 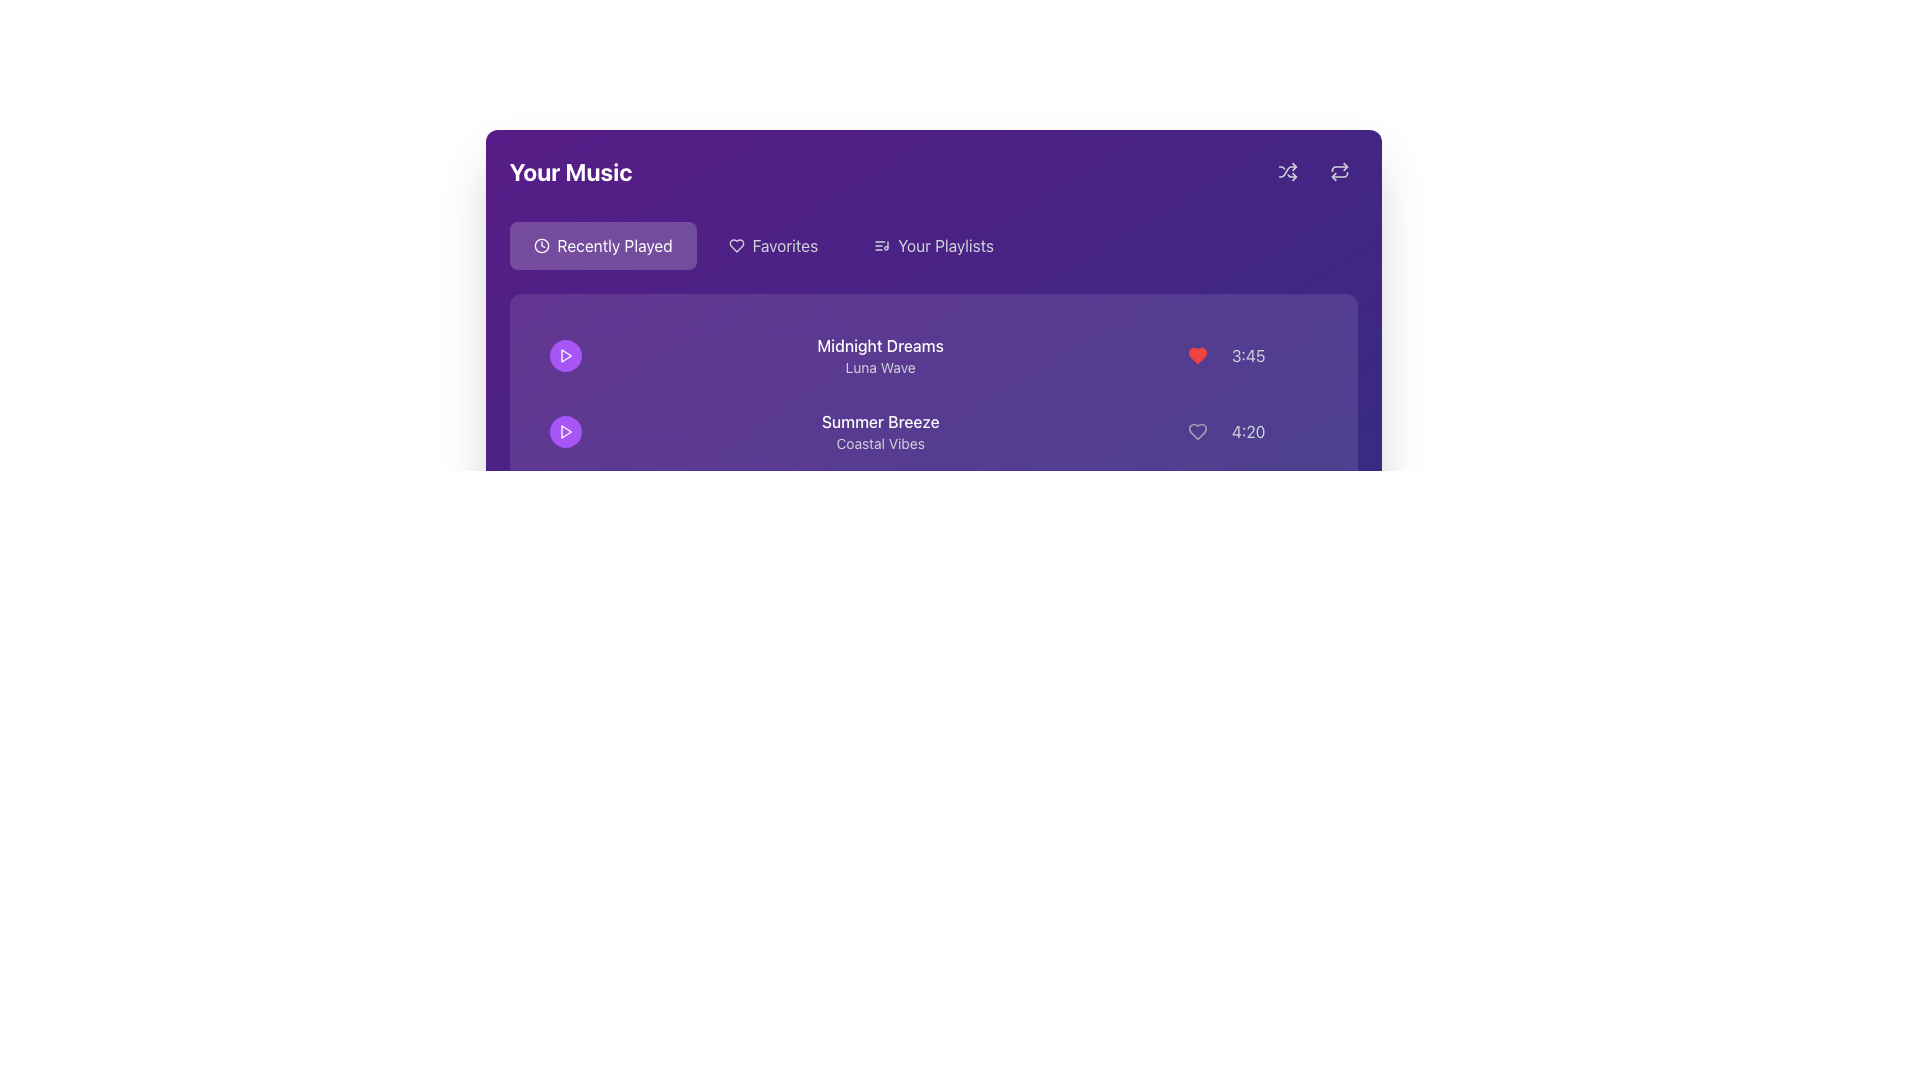 I want to click on the triangular play button icon located within the circular purple button next to the 'Summer Breeze' track entry, so click(x=564, y=431).